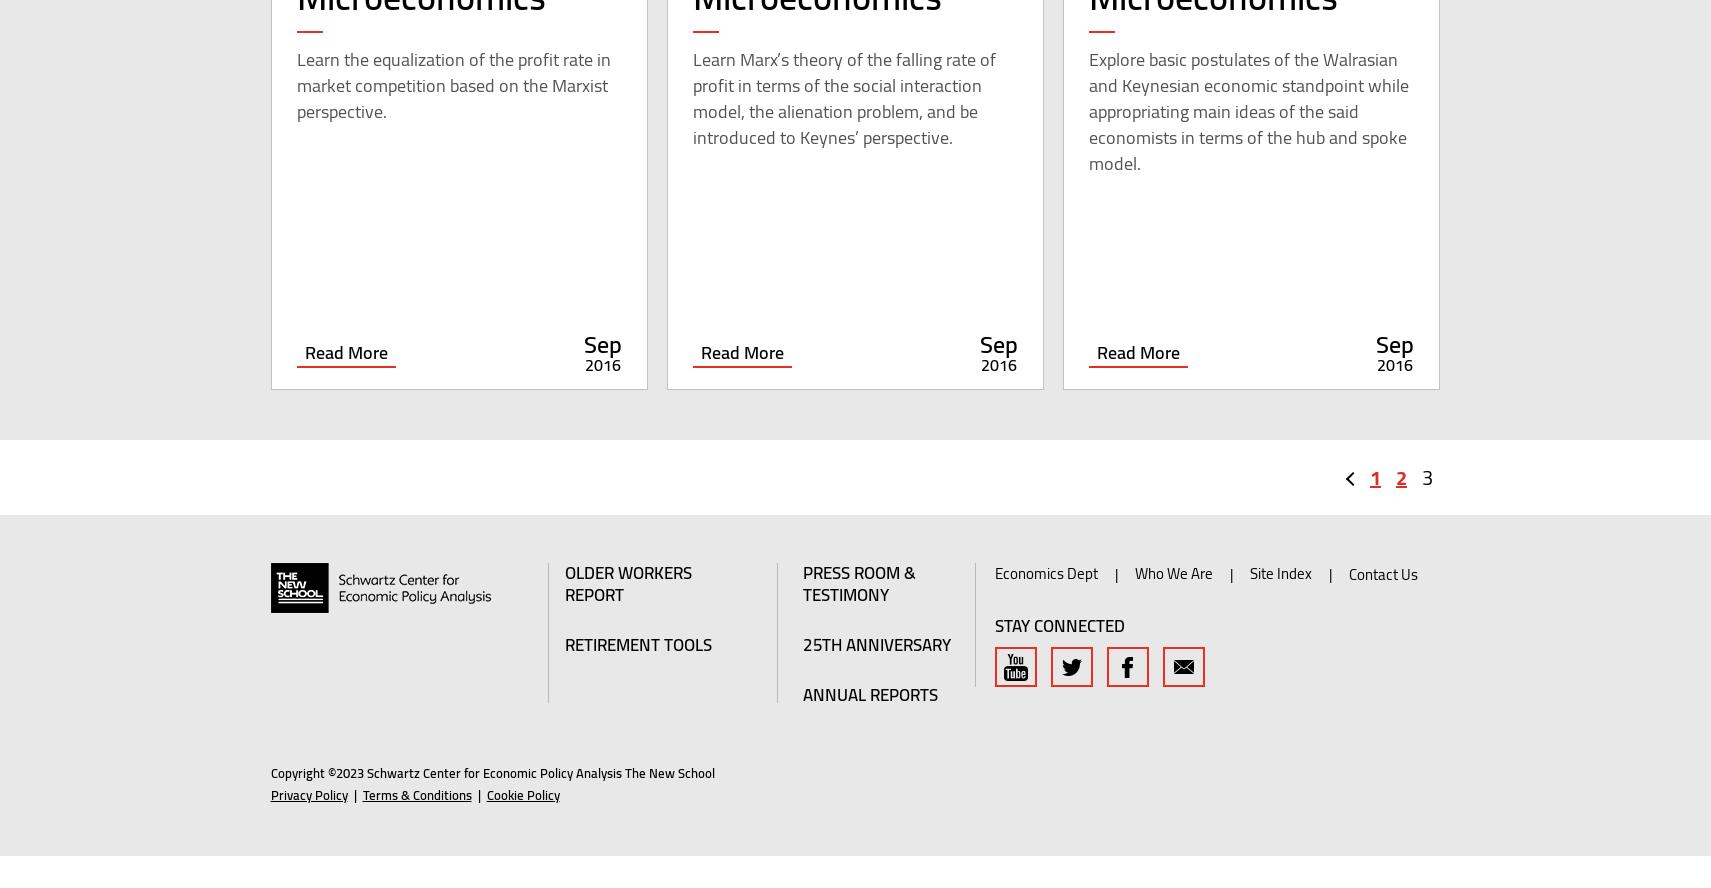 The width and height of the screenshot is (1711, 888). Describe the element at coordinates (626, 615) in the screenshot. I see `'Older Workers Report'` at that location.